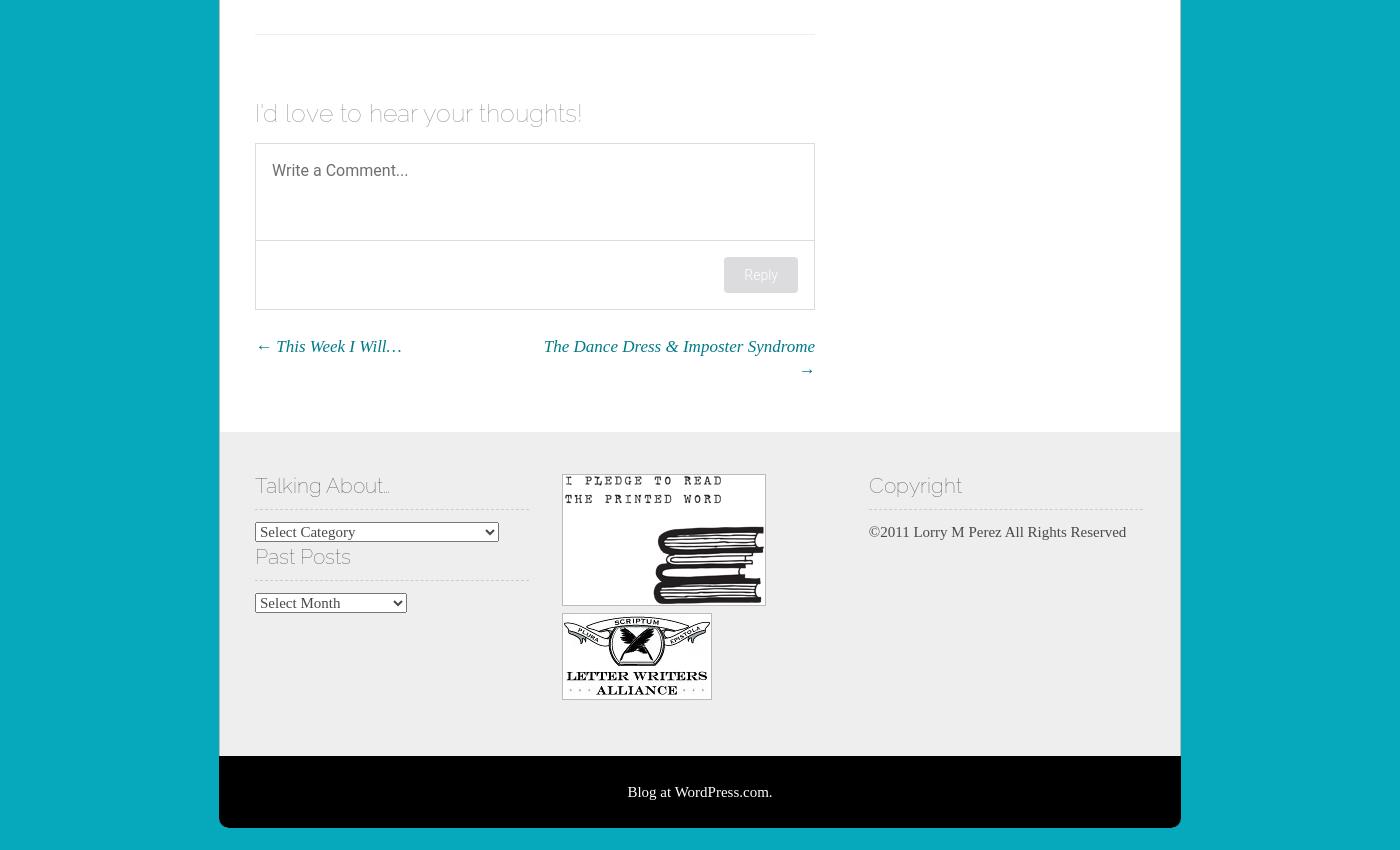  I want to click on 'Copyright', so click(913, 484).